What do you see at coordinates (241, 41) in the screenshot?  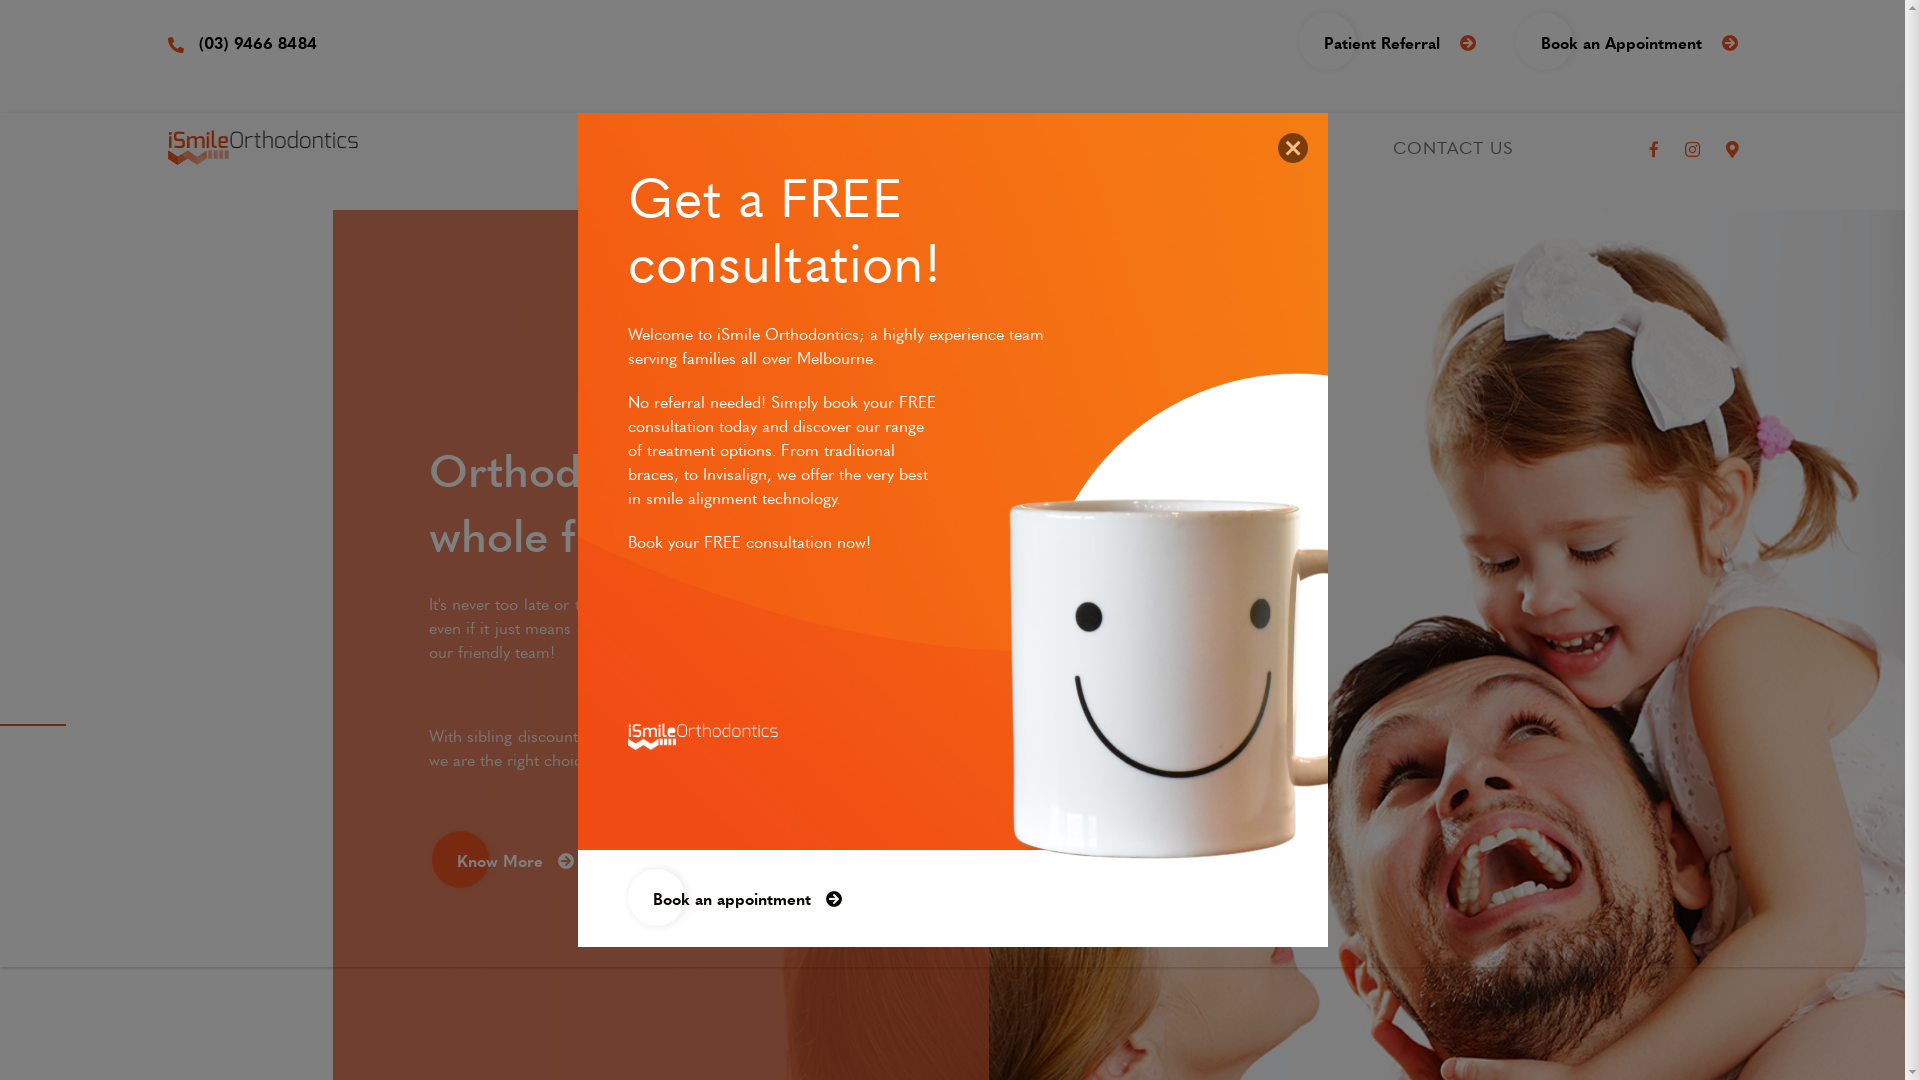 I see `'(03) 9466 8484'` at bounding box center [241, 41].